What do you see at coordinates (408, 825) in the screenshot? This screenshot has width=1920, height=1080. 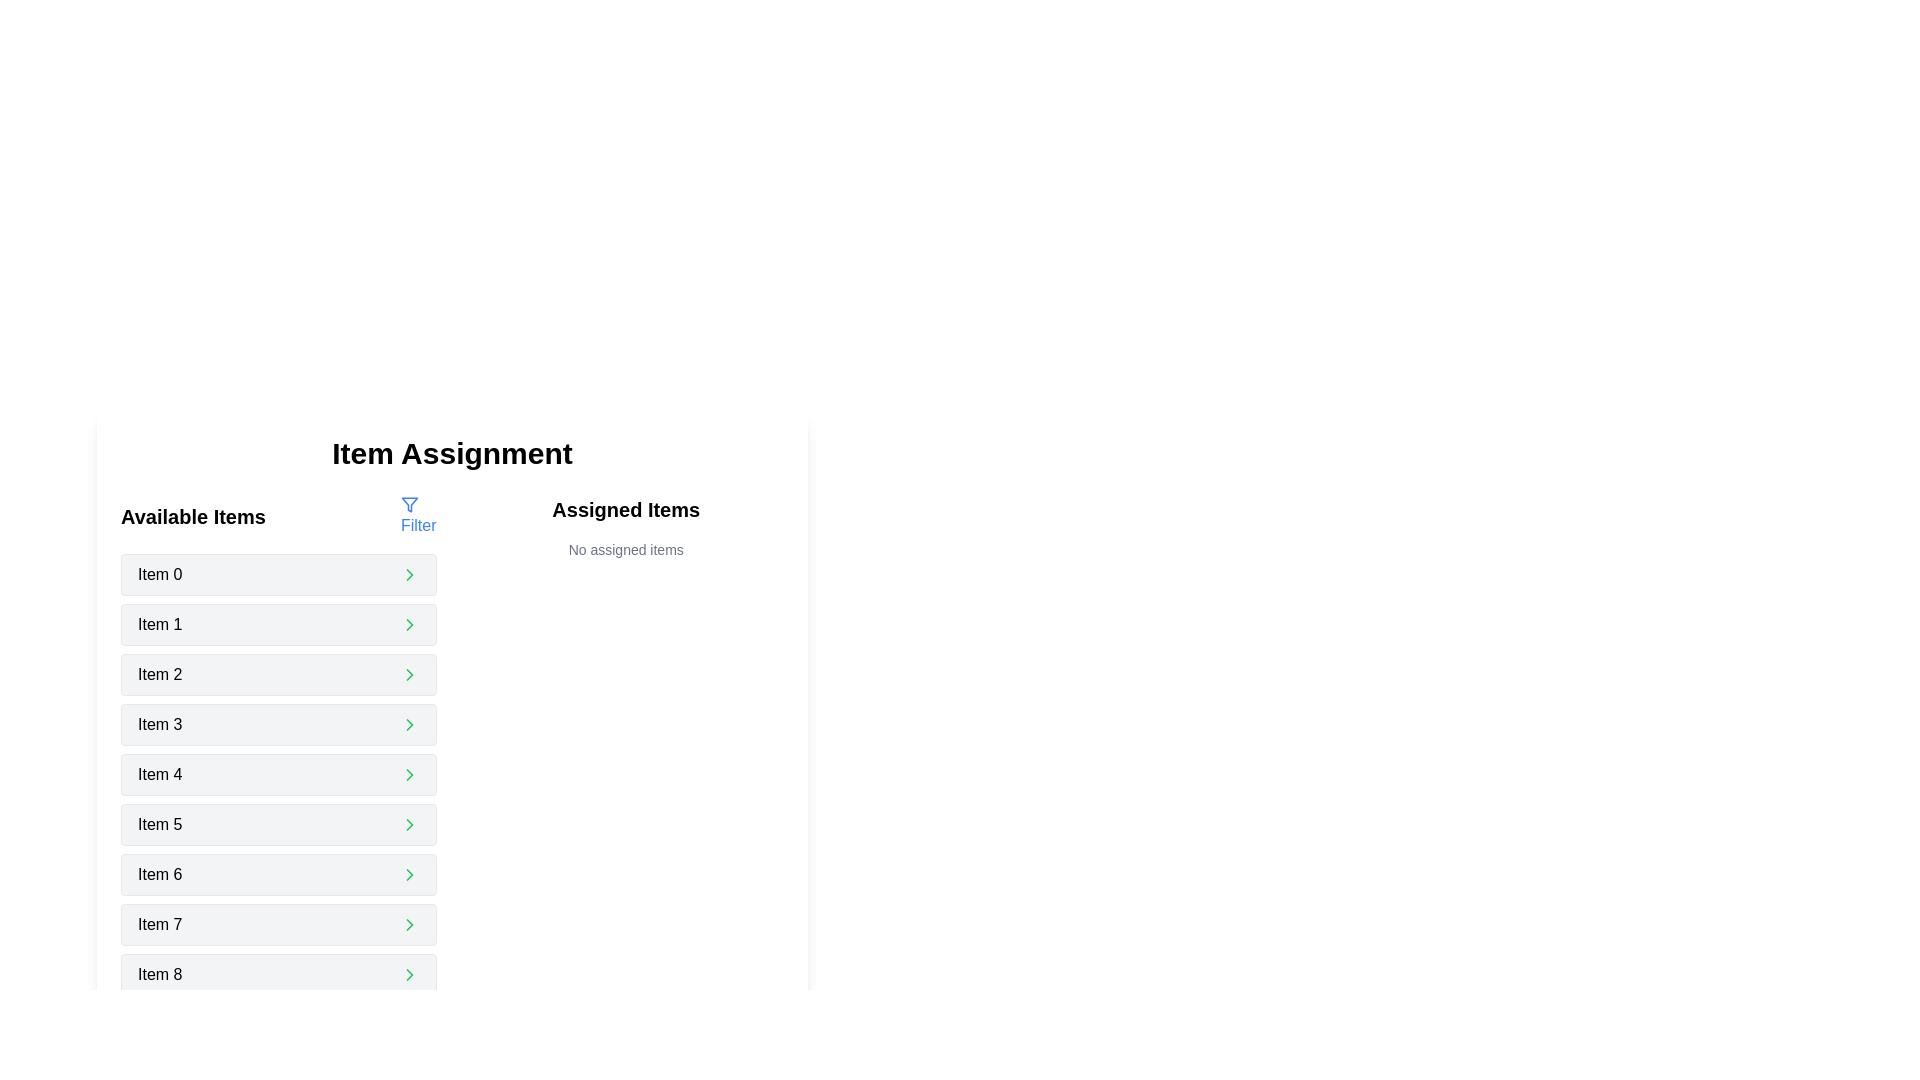 I see `the right-pointing green chevron icon located at the far-right edge of the 'Item 5' button` at bounding box center [408, 825].